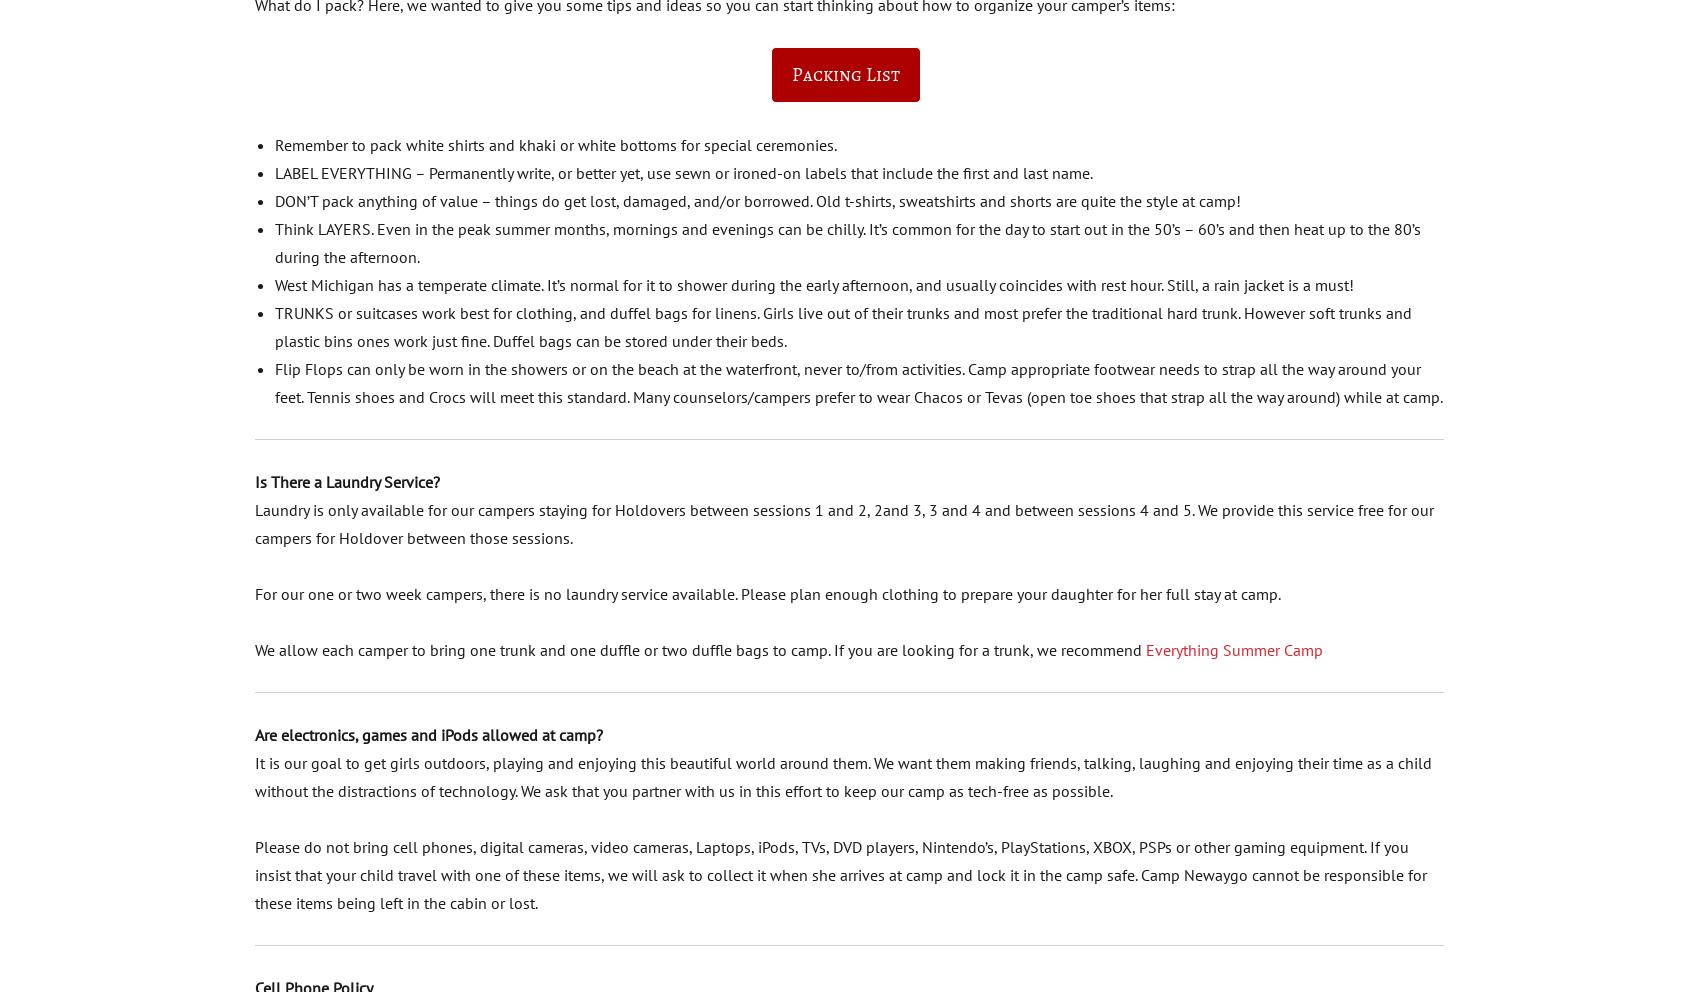 Image resolution: width=1699 pixels, height=992 pixels. I want to click on 'Everything Summer Camp', so click(1232, 648).